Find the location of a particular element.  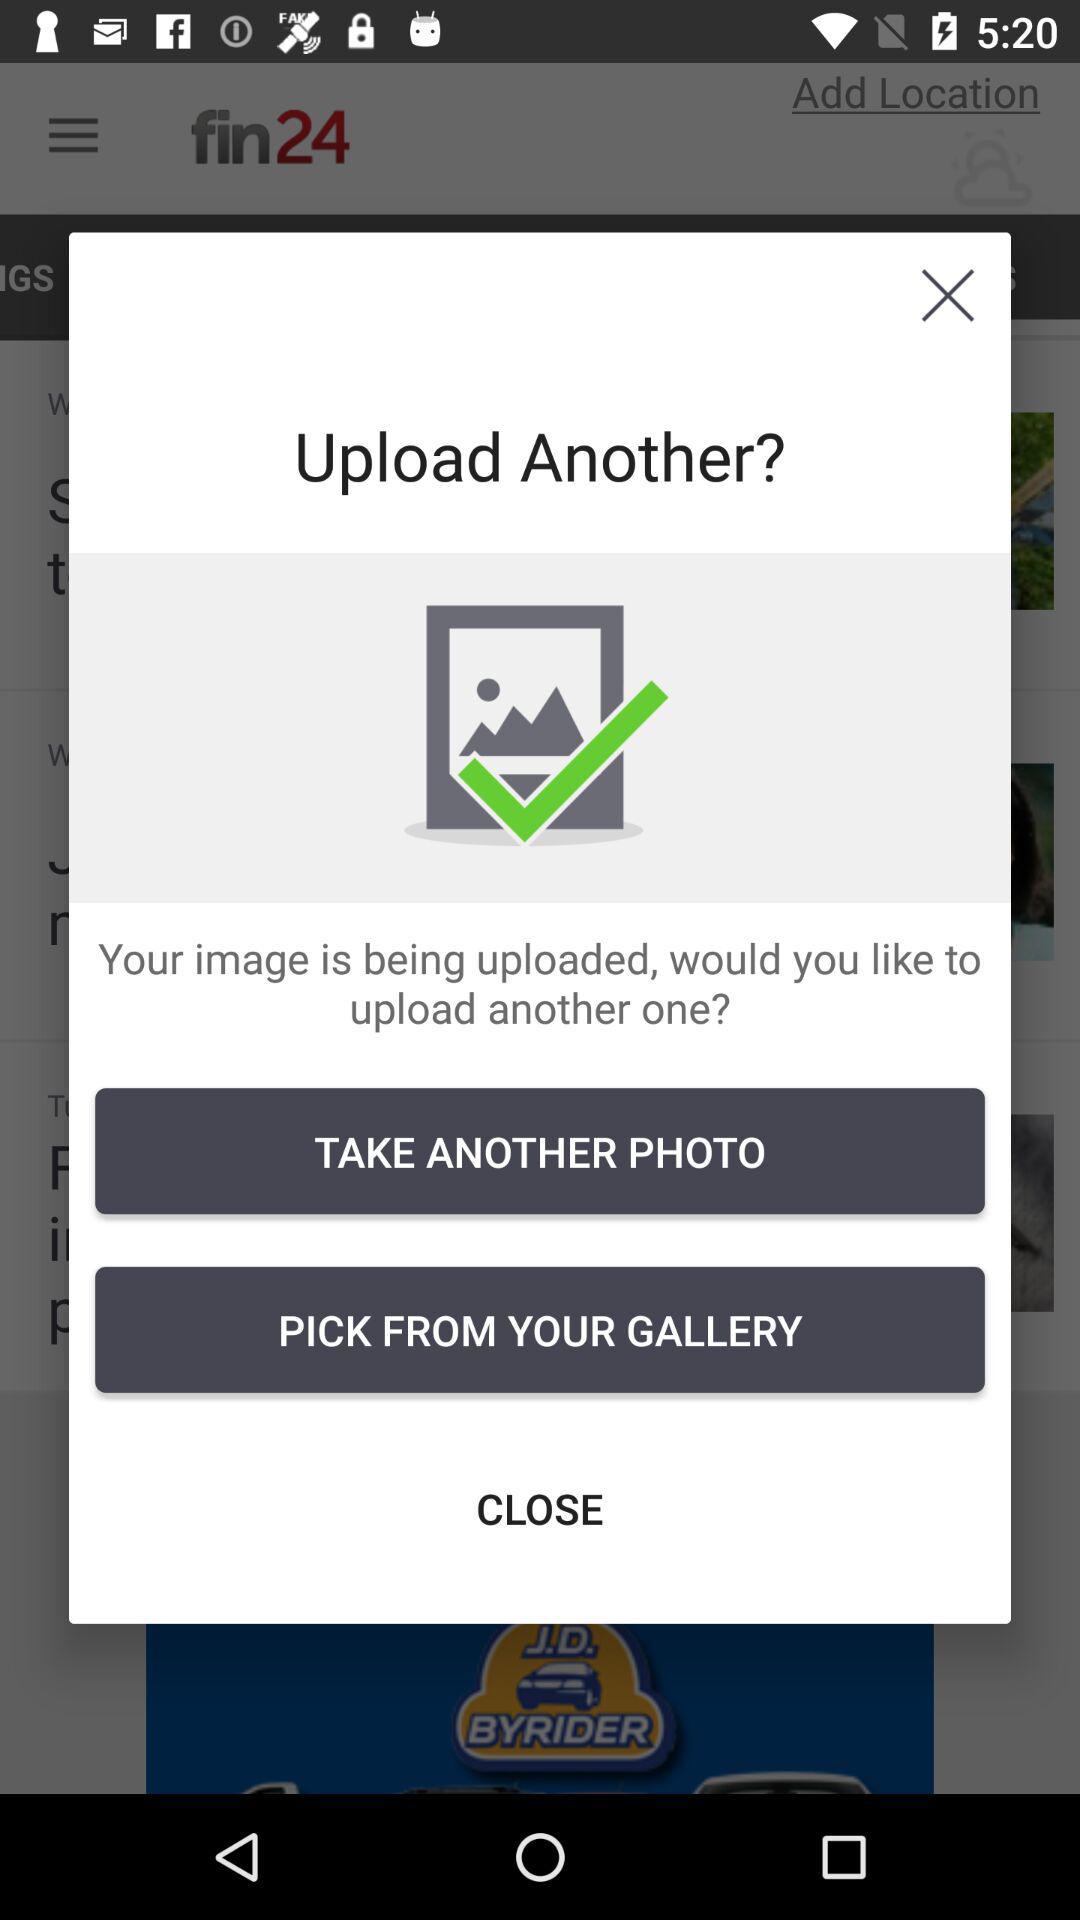

the icon above the close item is located at coordinates (540, 1329).